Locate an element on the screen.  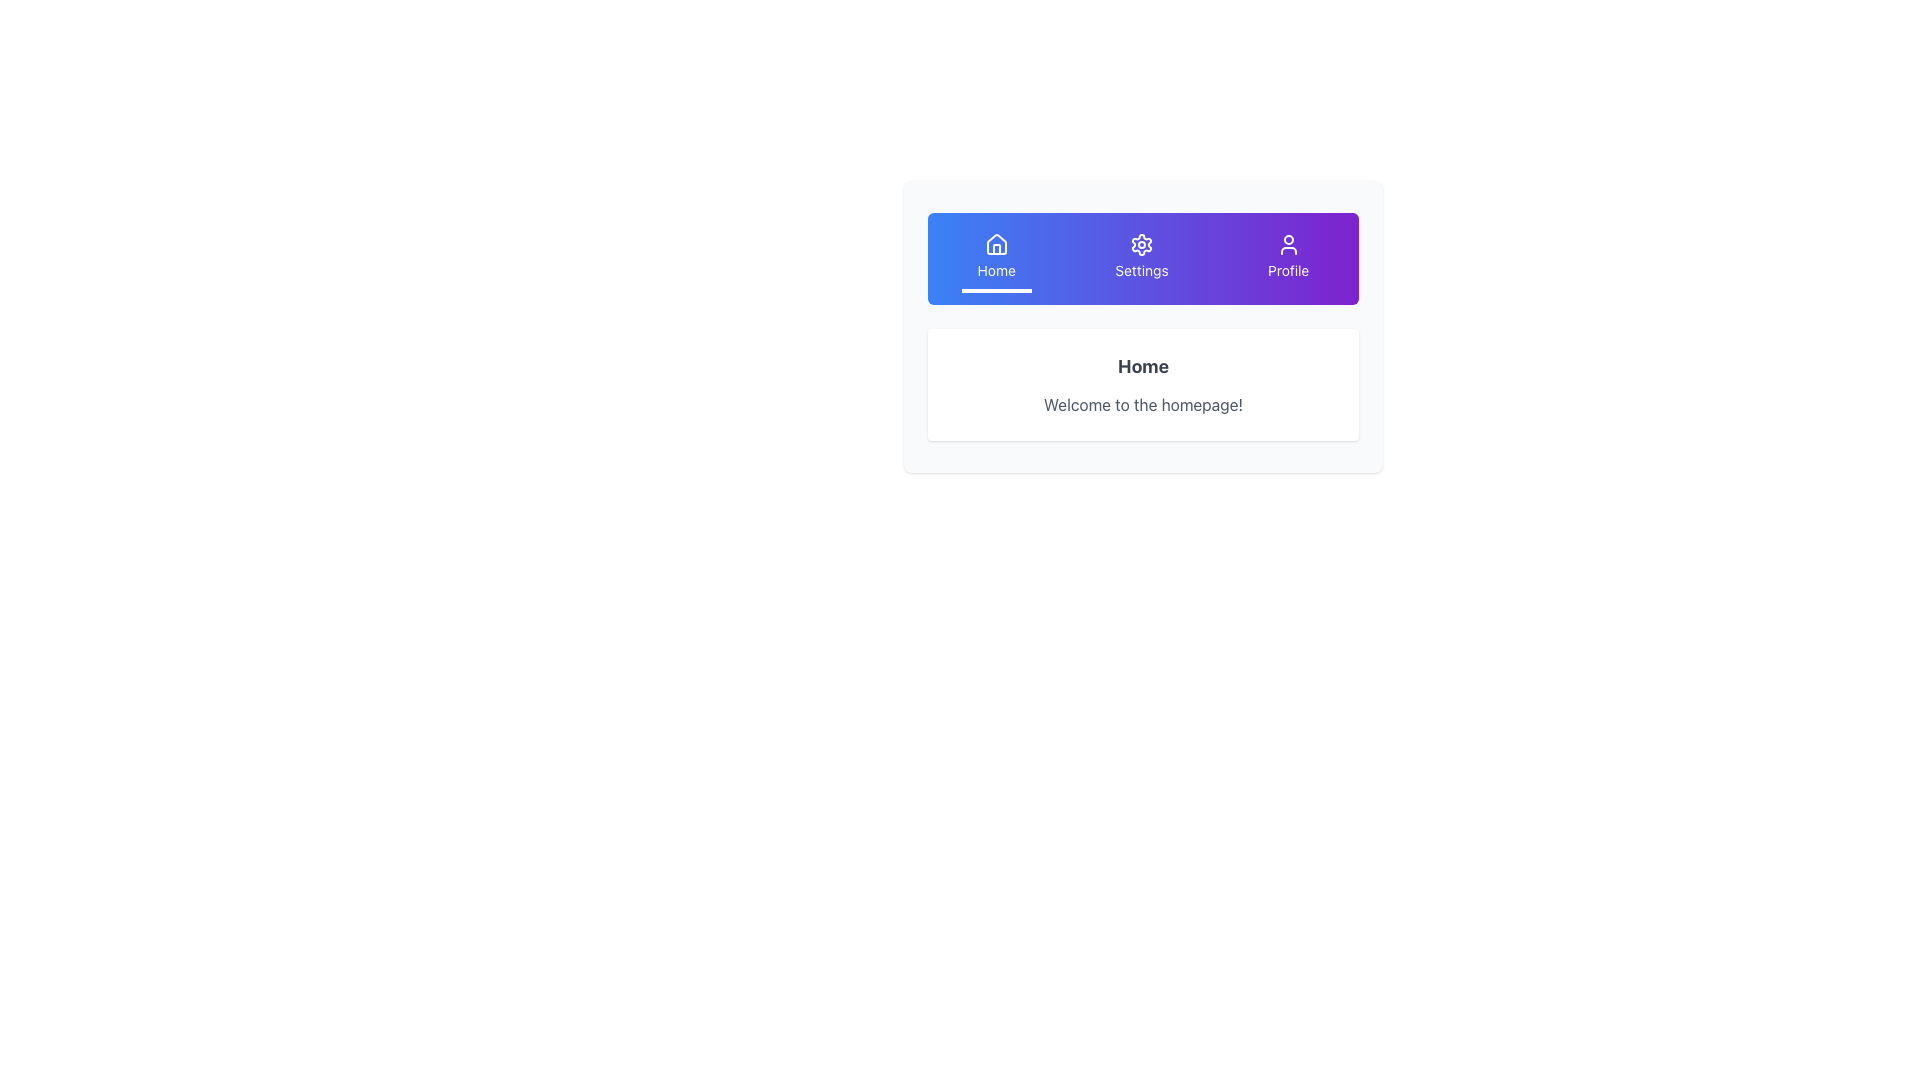
the settings icon, which is represented by a gear icon located in the center of the navigation bar, allowing access to configuration options is located at coordinates (1142, 244).